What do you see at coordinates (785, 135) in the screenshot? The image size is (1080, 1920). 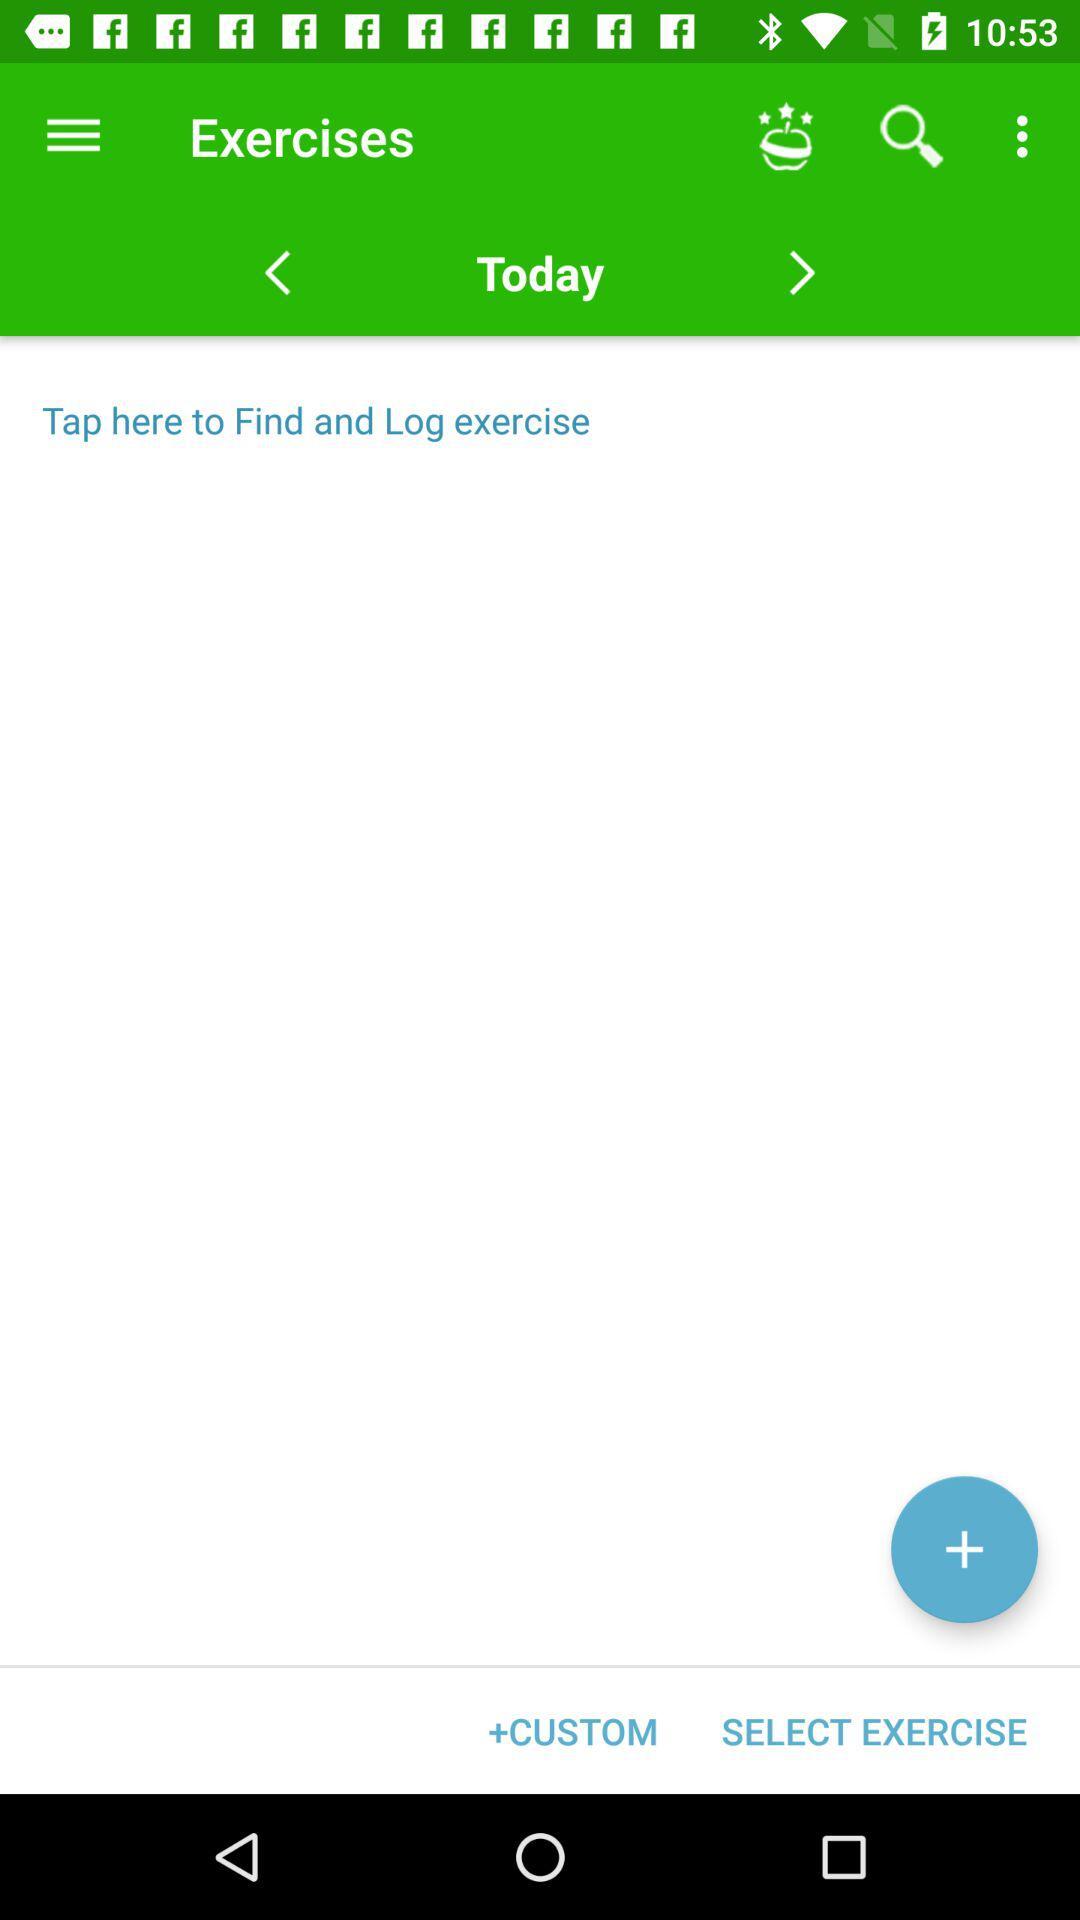 I see `icon next to exercises` at bounding box center [785, 135].